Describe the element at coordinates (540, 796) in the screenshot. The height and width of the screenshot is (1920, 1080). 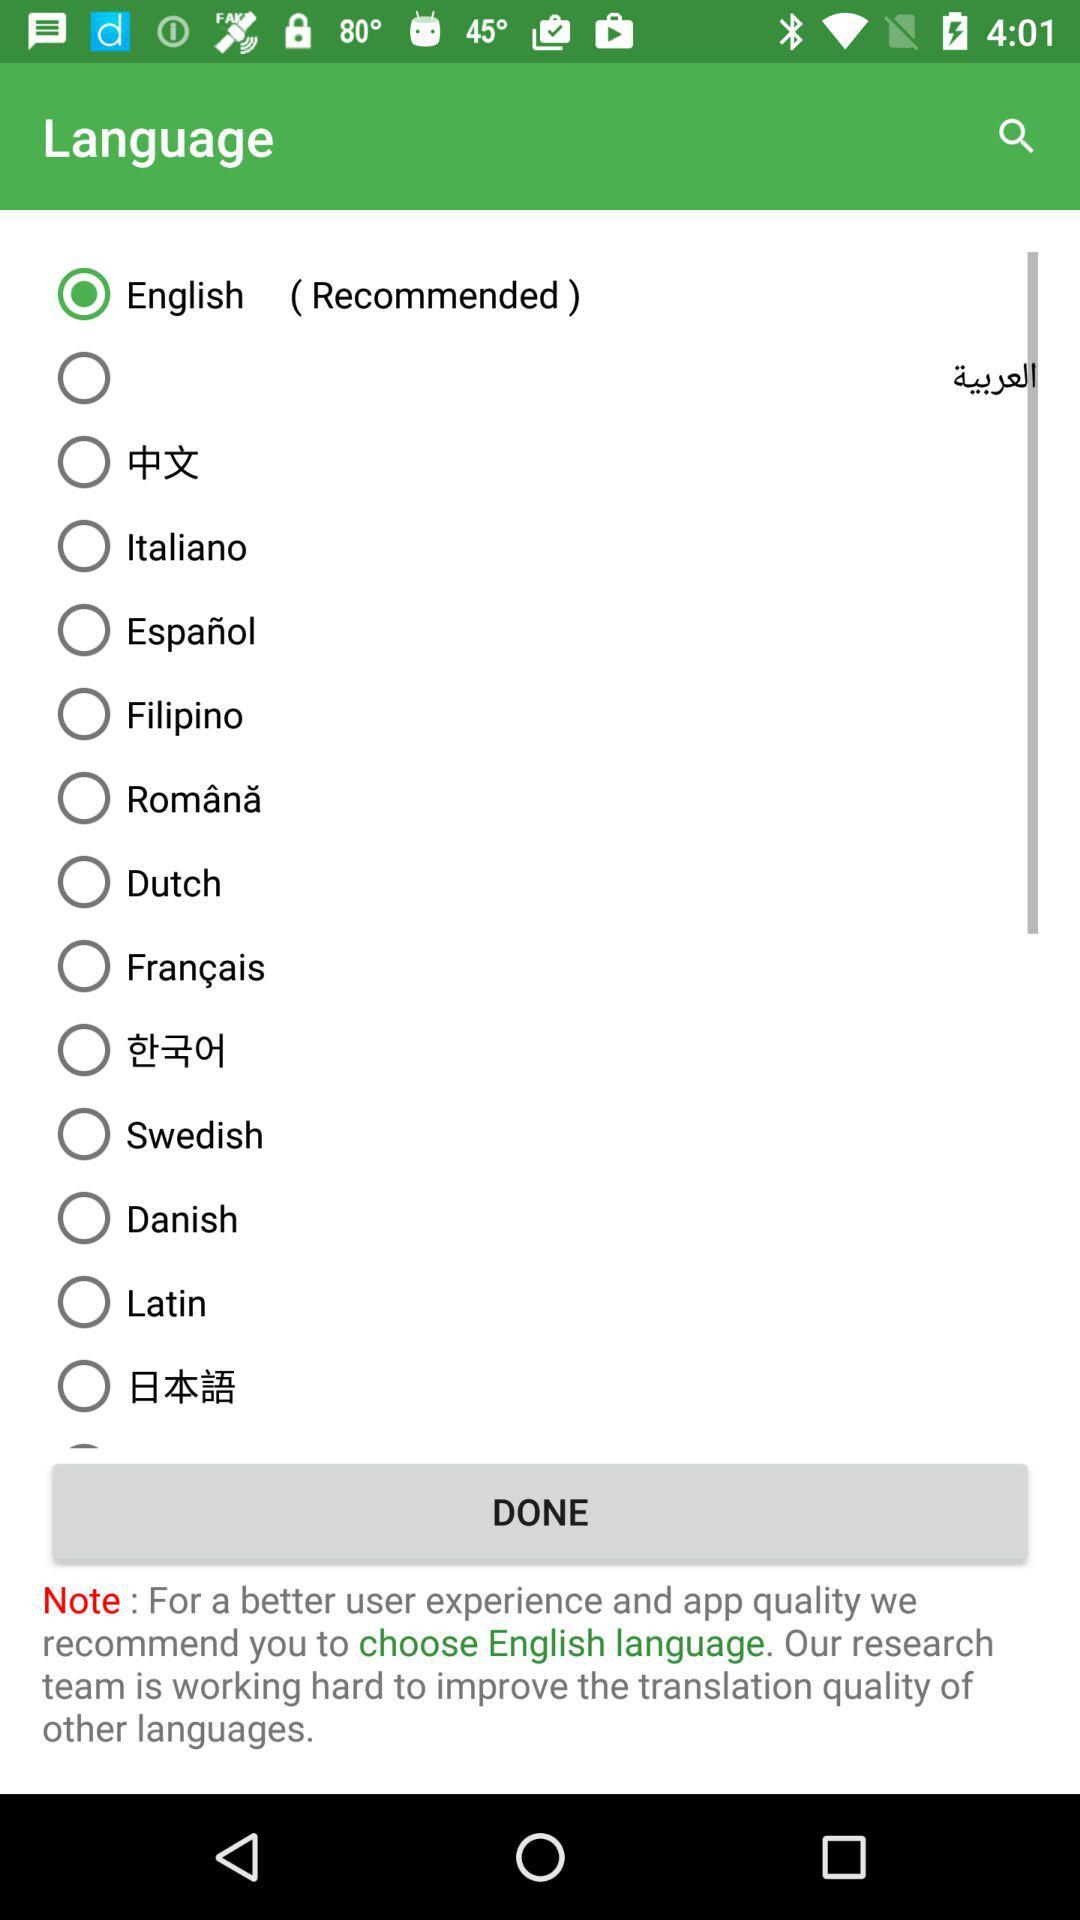
I see `the item above the dutch icon` at that location.